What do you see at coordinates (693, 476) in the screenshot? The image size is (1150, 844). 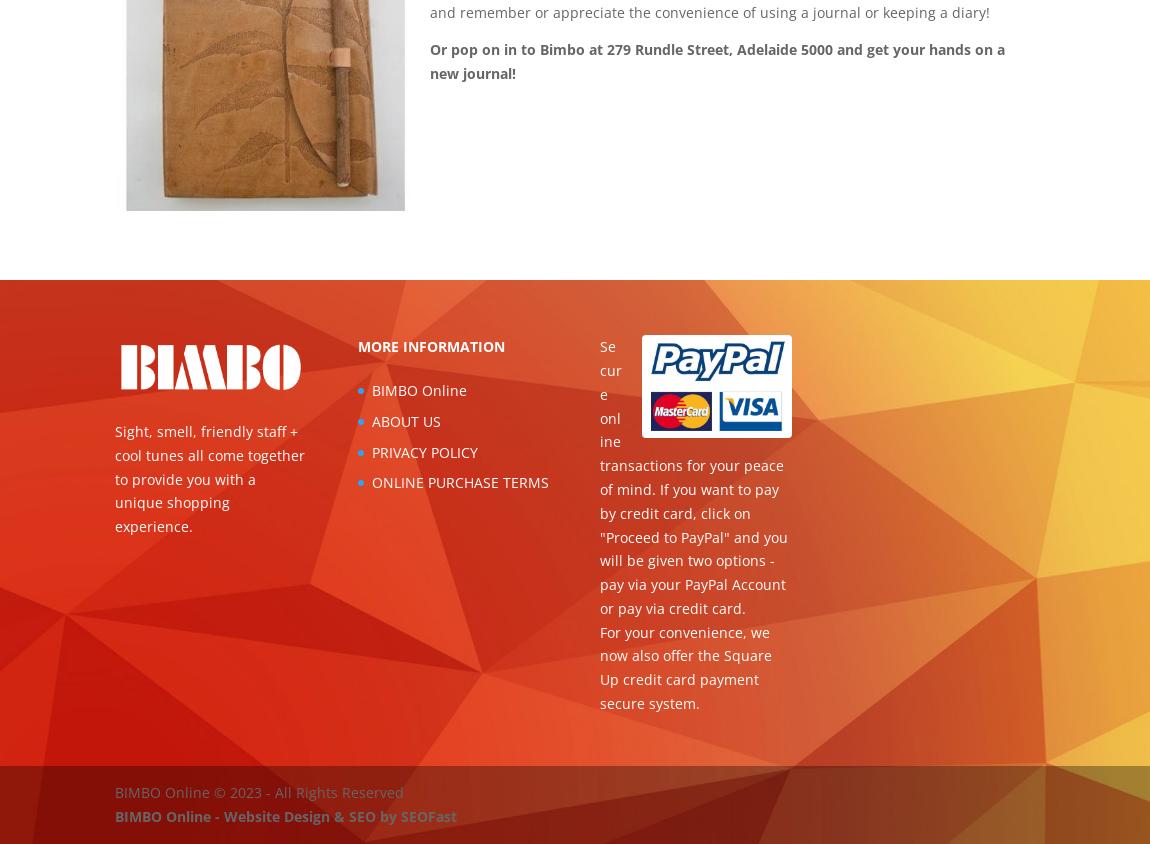 I see `'Secure online transactions for your peace of mind. If you want to pay by credit card, click on "Proceed to PayPal" and you will be given two options - pay via your PayPal Account or pay via credit card.'` at bounding box center [693, 476].